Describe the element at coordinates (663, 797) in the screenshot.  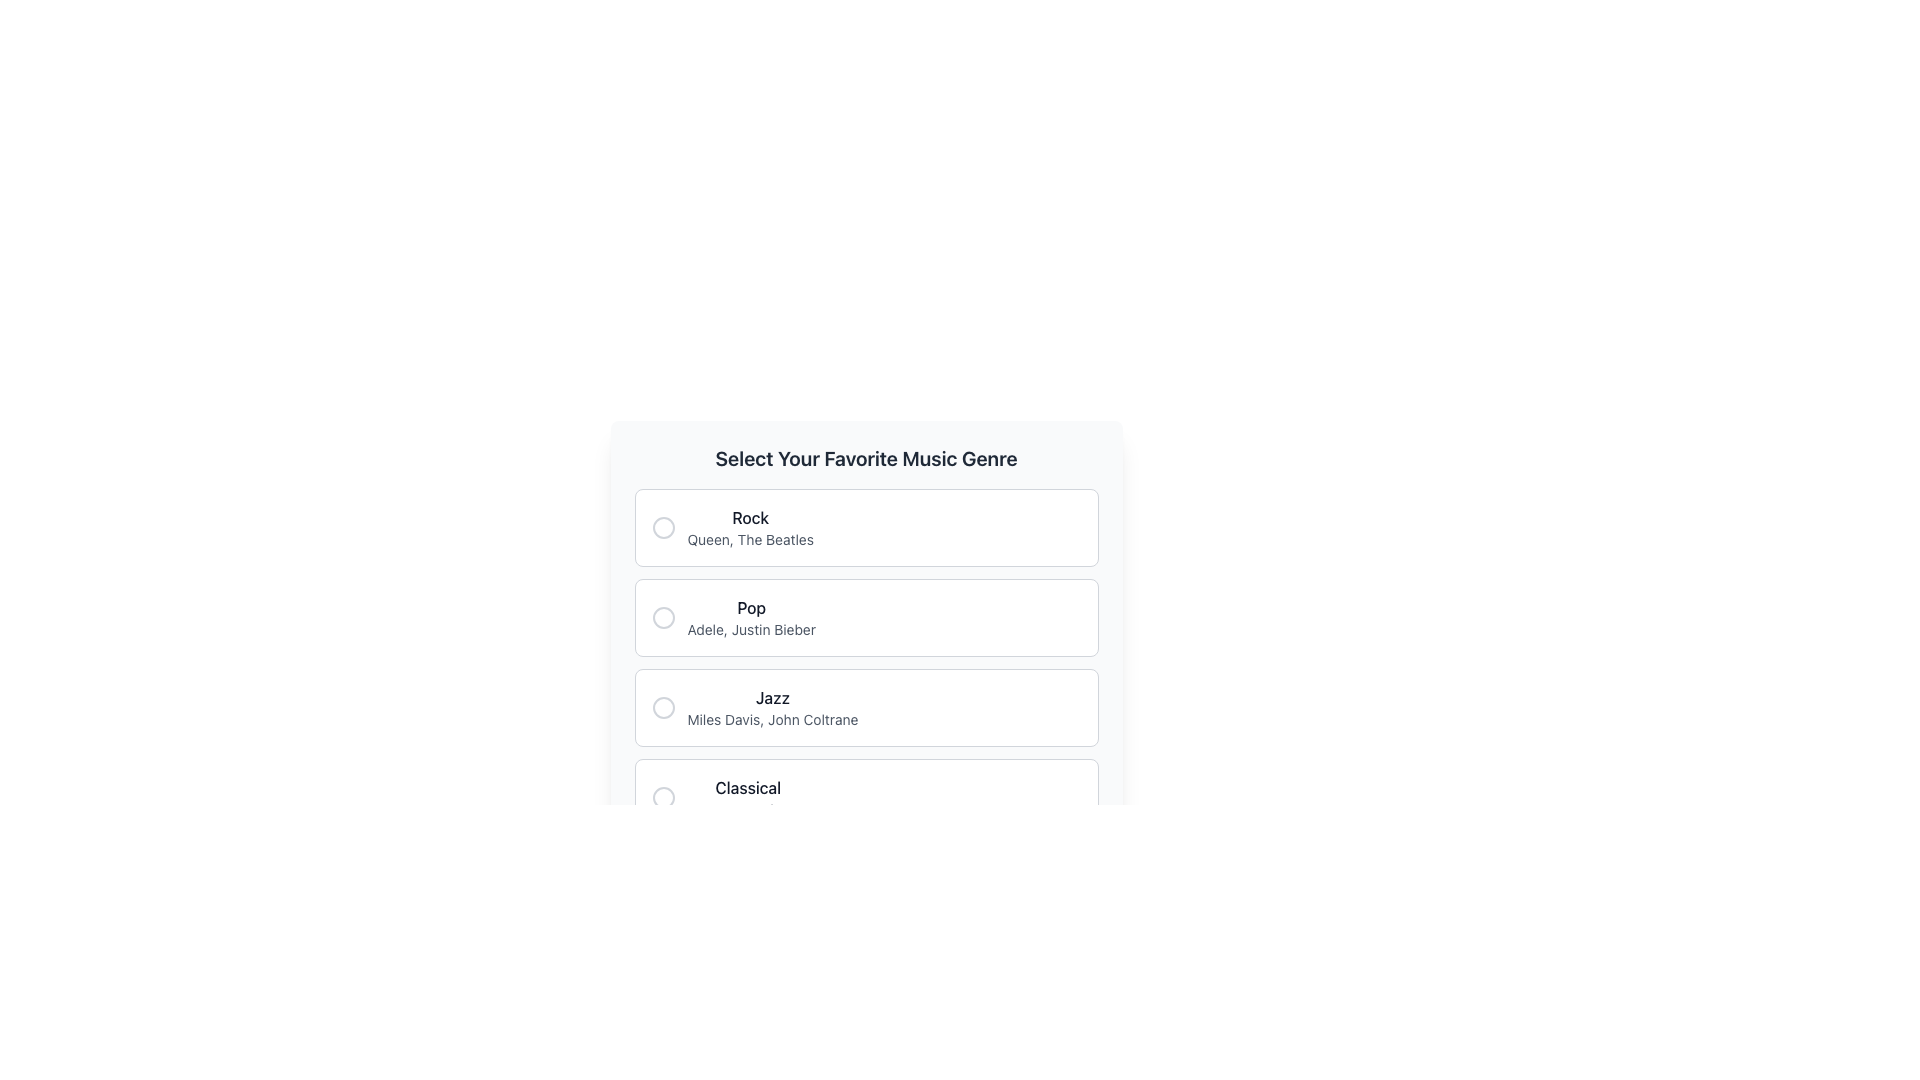
I see `the SVG Circle element, a circular graphical component with a radius of 10 units, positioned left of the 'Classical' option in the music genres list` at that location.